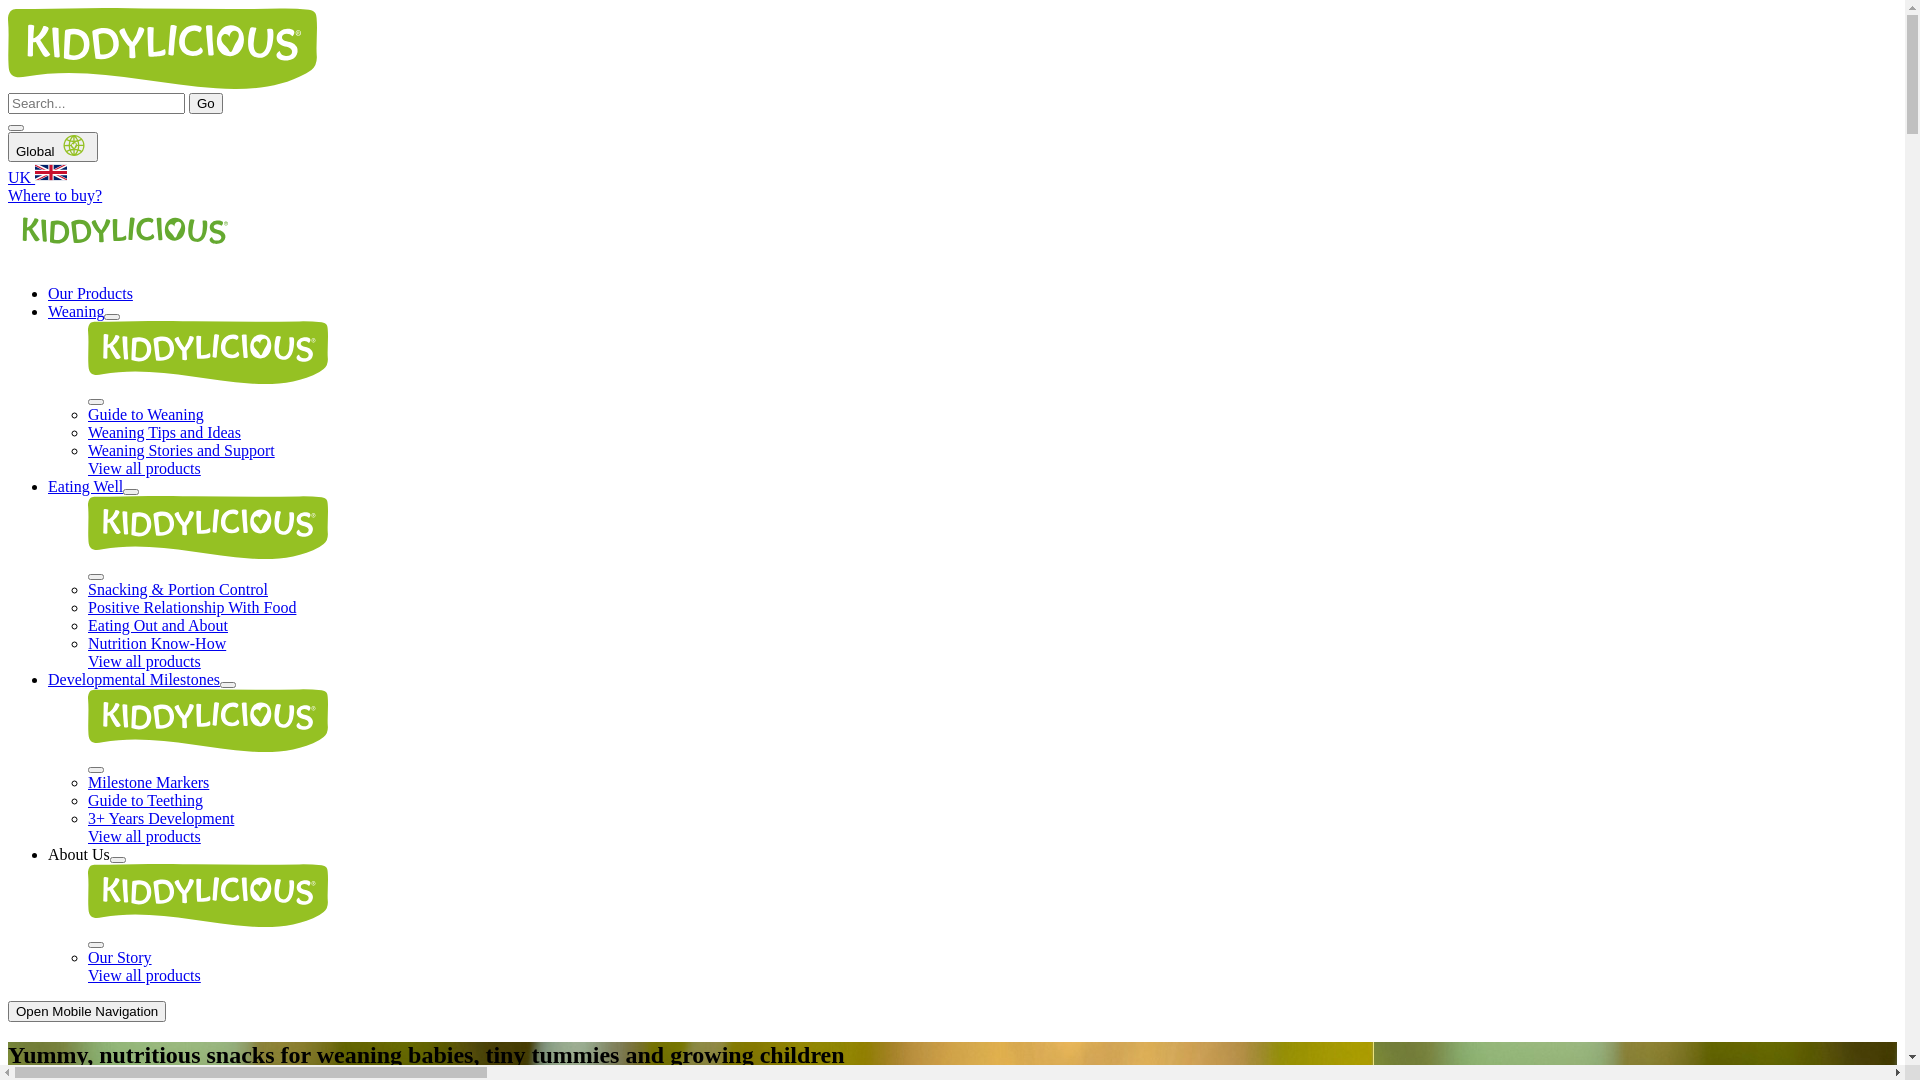 This screenshot has height=1080, width=1920. I want to click on 'Weaning Tips and Ideas', so click(164, 431).